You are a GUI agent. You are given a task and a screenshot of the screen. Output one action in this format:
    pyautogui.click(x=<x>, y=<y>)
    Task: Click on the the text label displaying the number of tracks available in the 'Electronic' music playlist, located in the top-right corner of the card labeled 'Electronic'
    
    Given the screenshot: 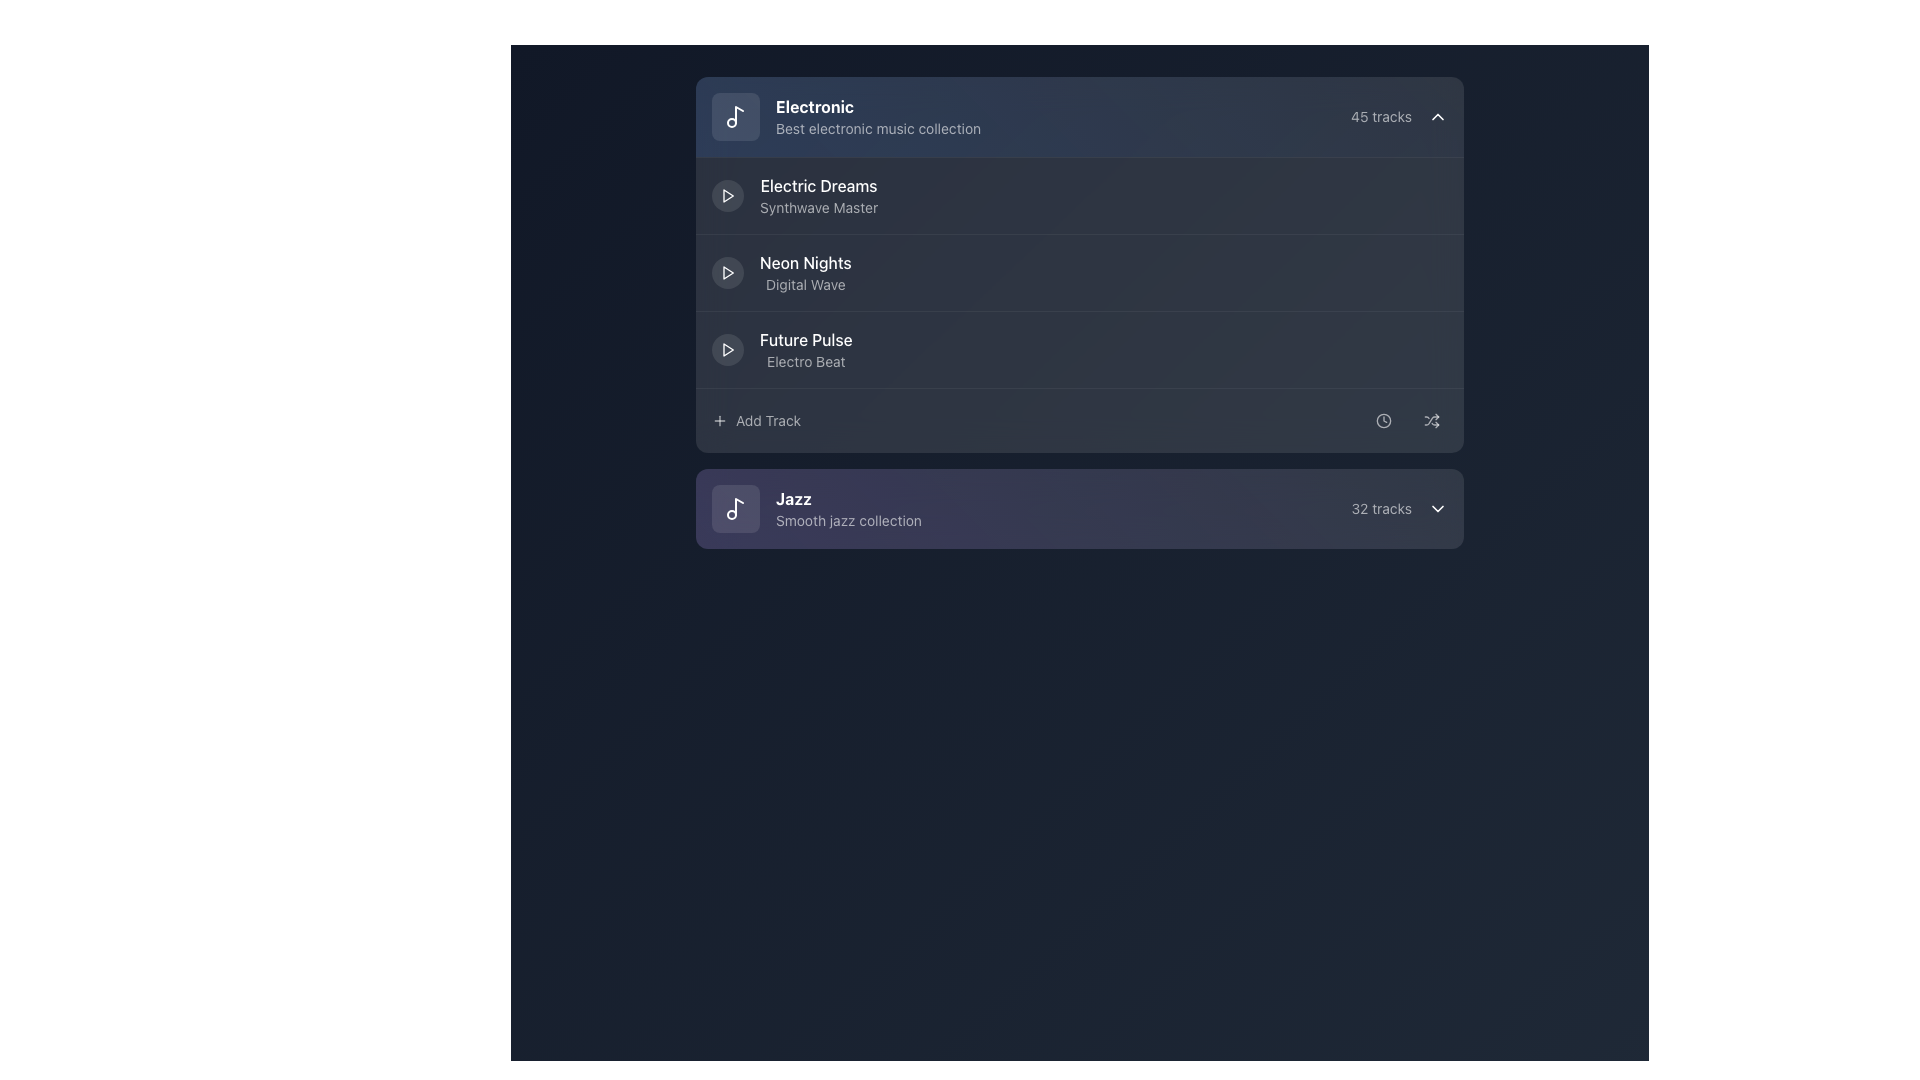 What is the action you would take?
    pyautogui.click(x=1380, y=116)
    